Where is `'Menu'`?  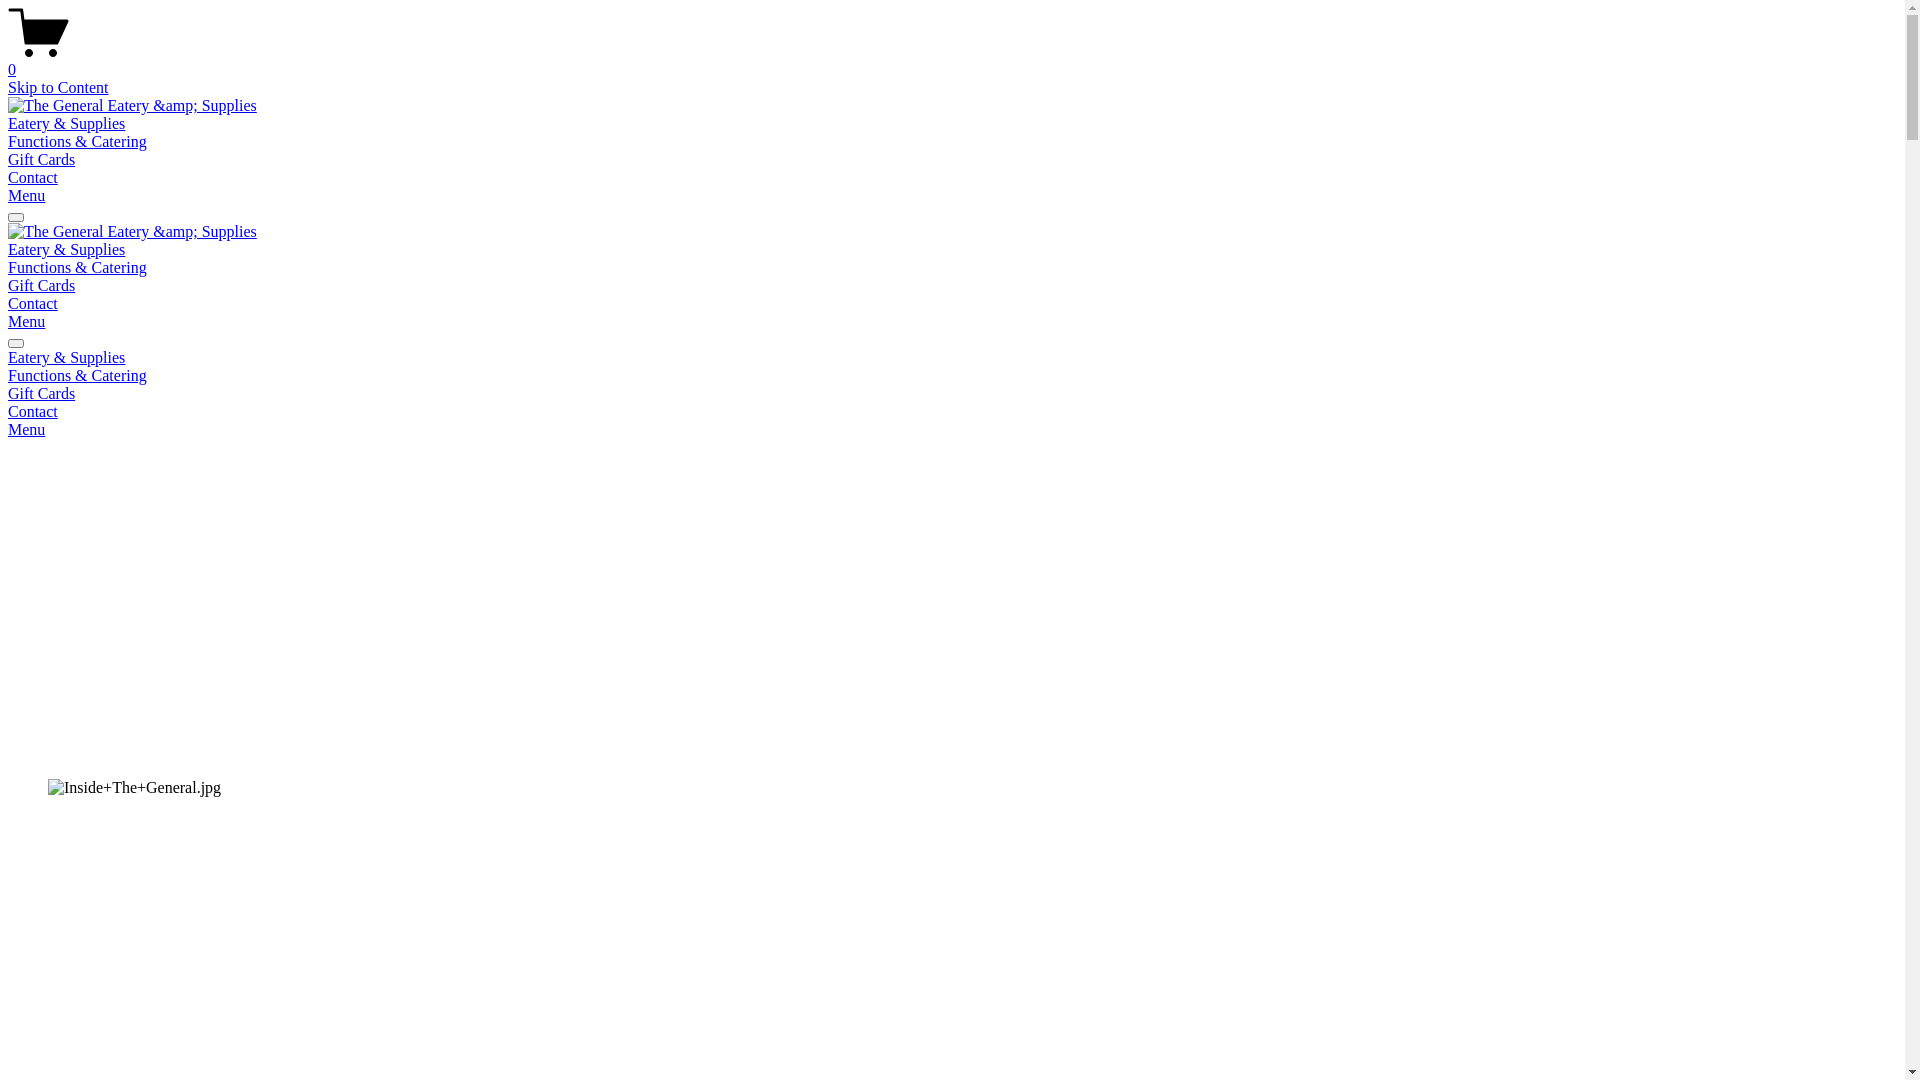
'Menu' is located at coordinates (8, 320).